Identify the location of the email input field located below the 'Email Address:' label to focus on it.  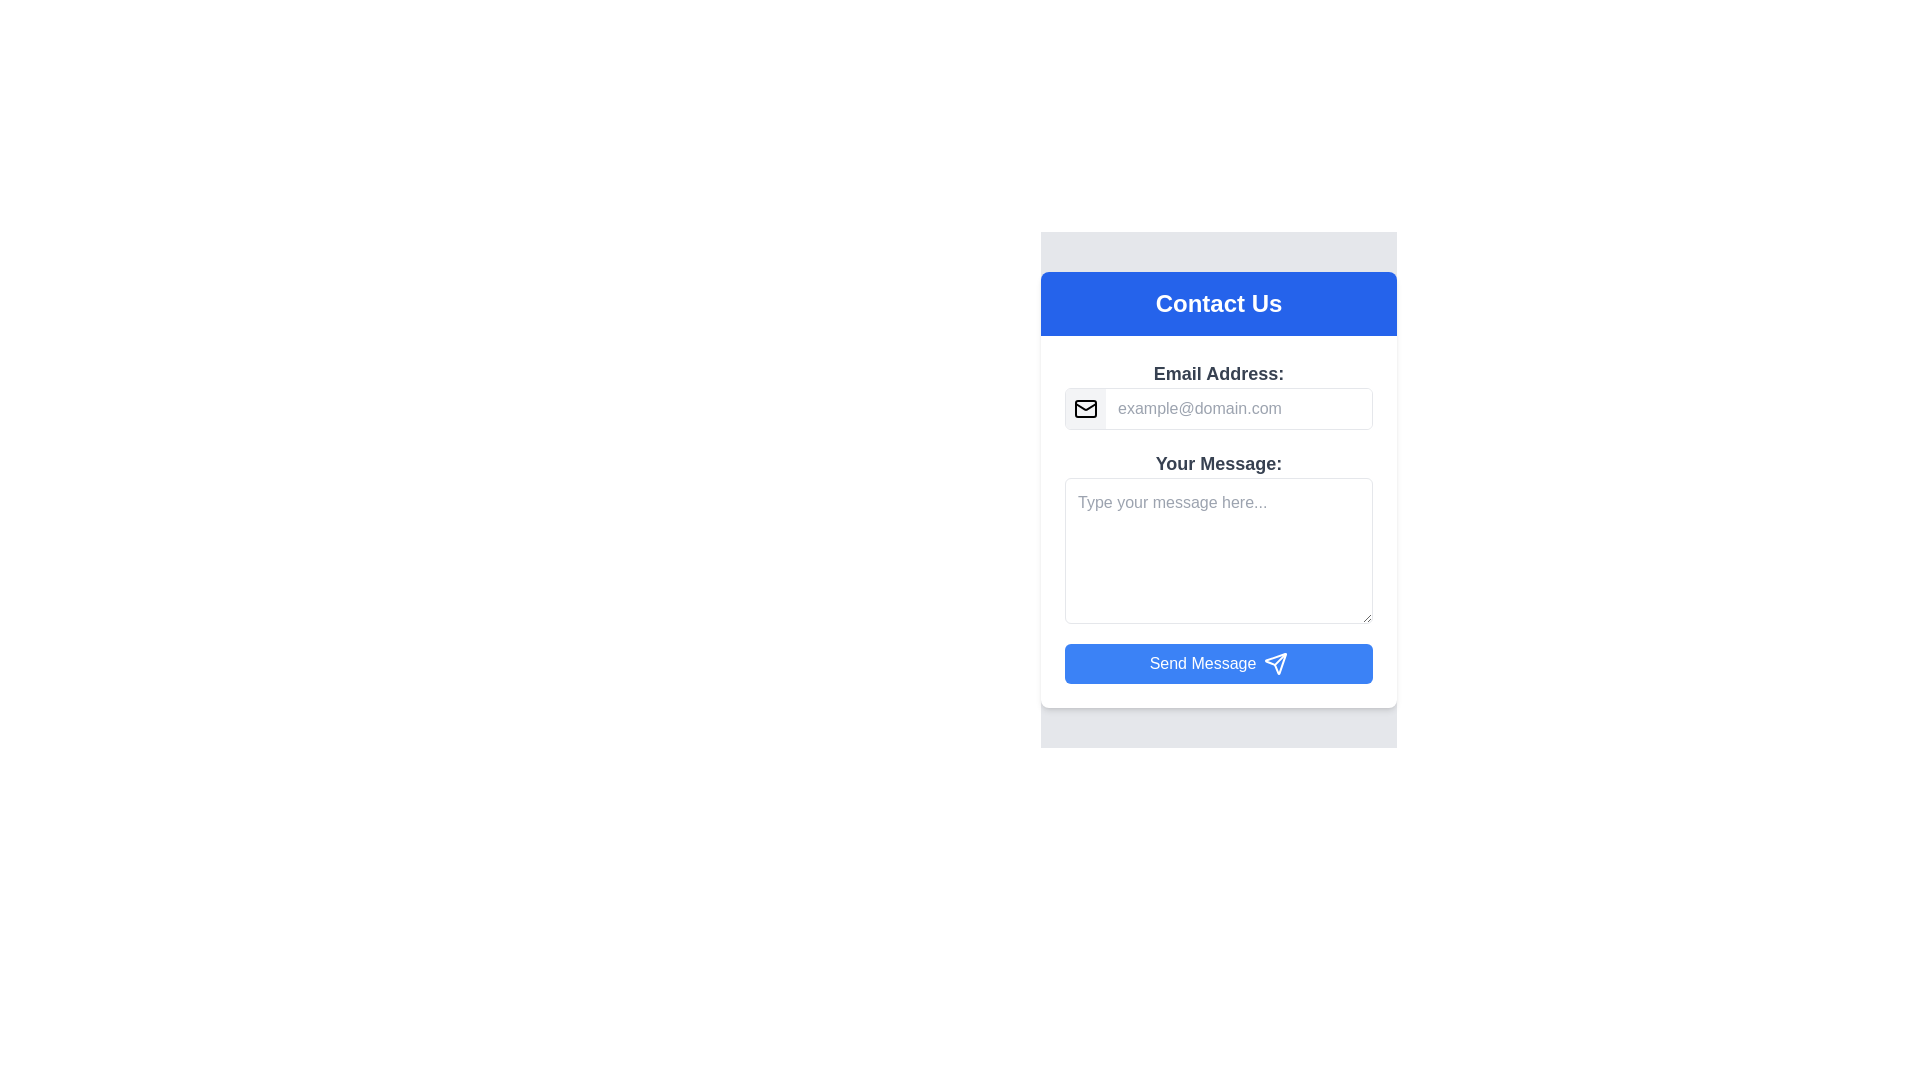
(1237, 407).